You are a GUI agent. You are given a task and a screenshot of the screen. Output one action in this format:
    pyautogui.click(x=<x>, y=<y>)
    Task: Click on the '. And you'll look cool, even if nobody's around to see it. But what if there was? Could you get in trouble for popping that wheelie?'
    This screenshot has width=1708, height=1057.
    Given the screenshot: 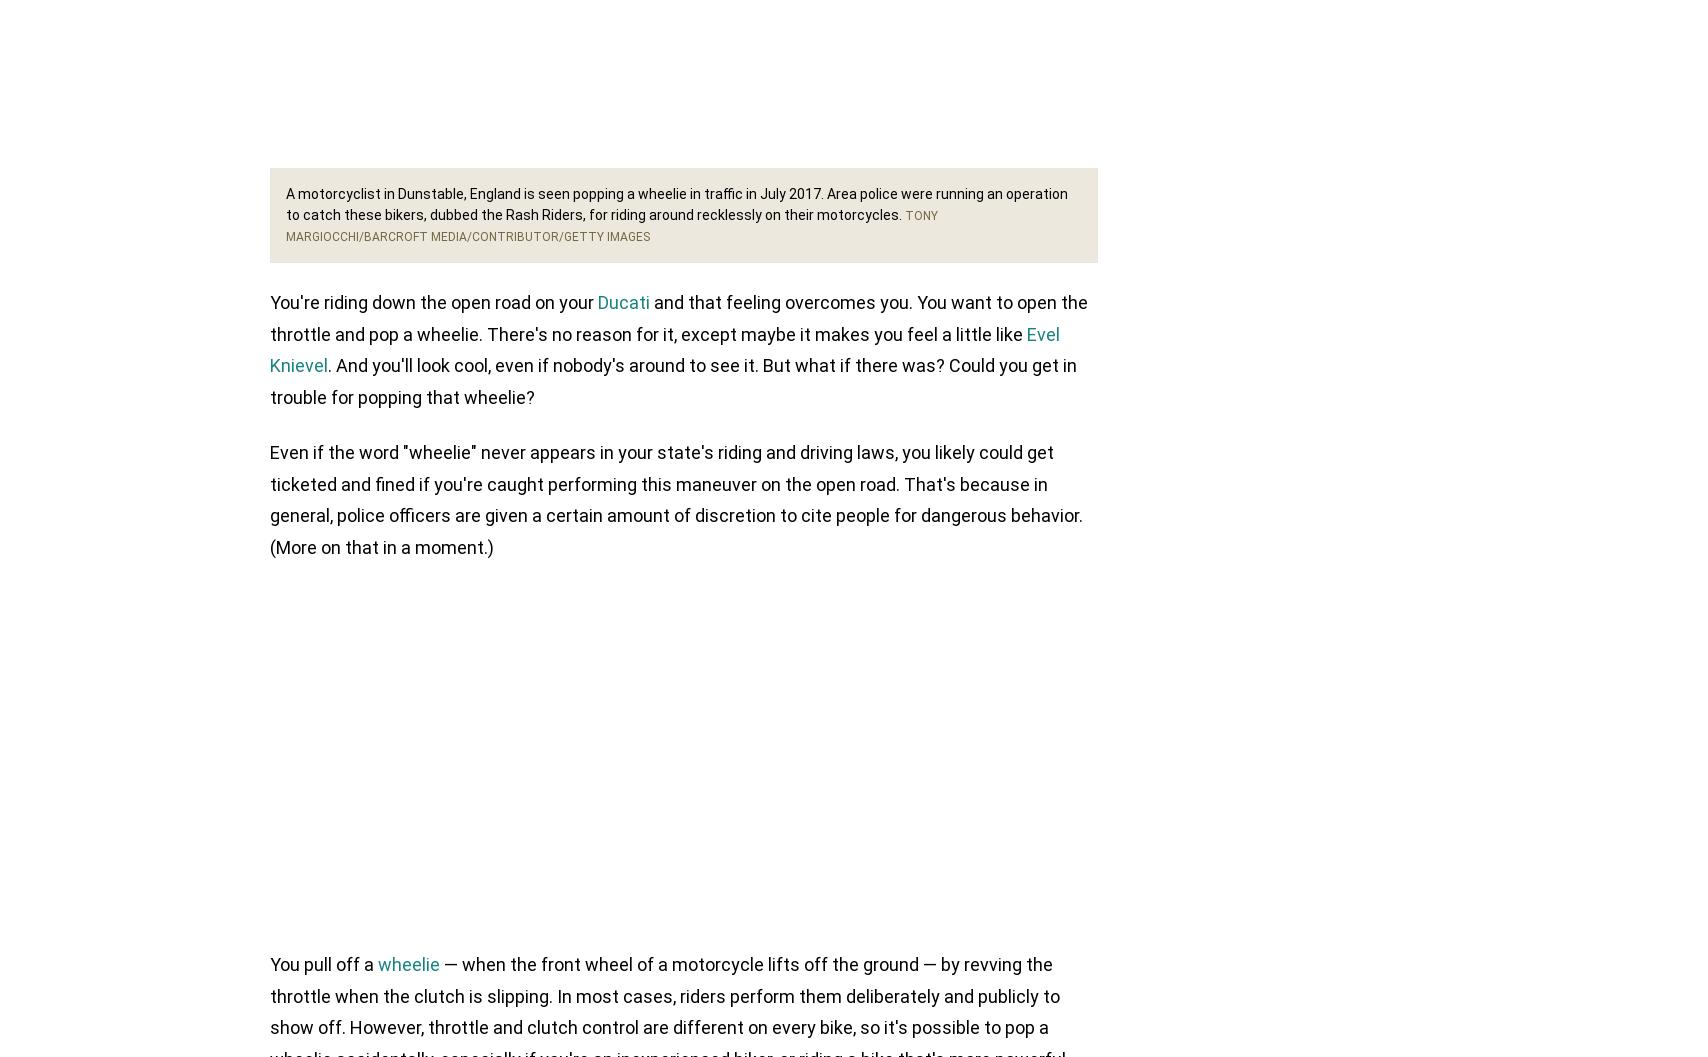 What is the action you would take?
    pyautogui.click(x=673, y=380)
    